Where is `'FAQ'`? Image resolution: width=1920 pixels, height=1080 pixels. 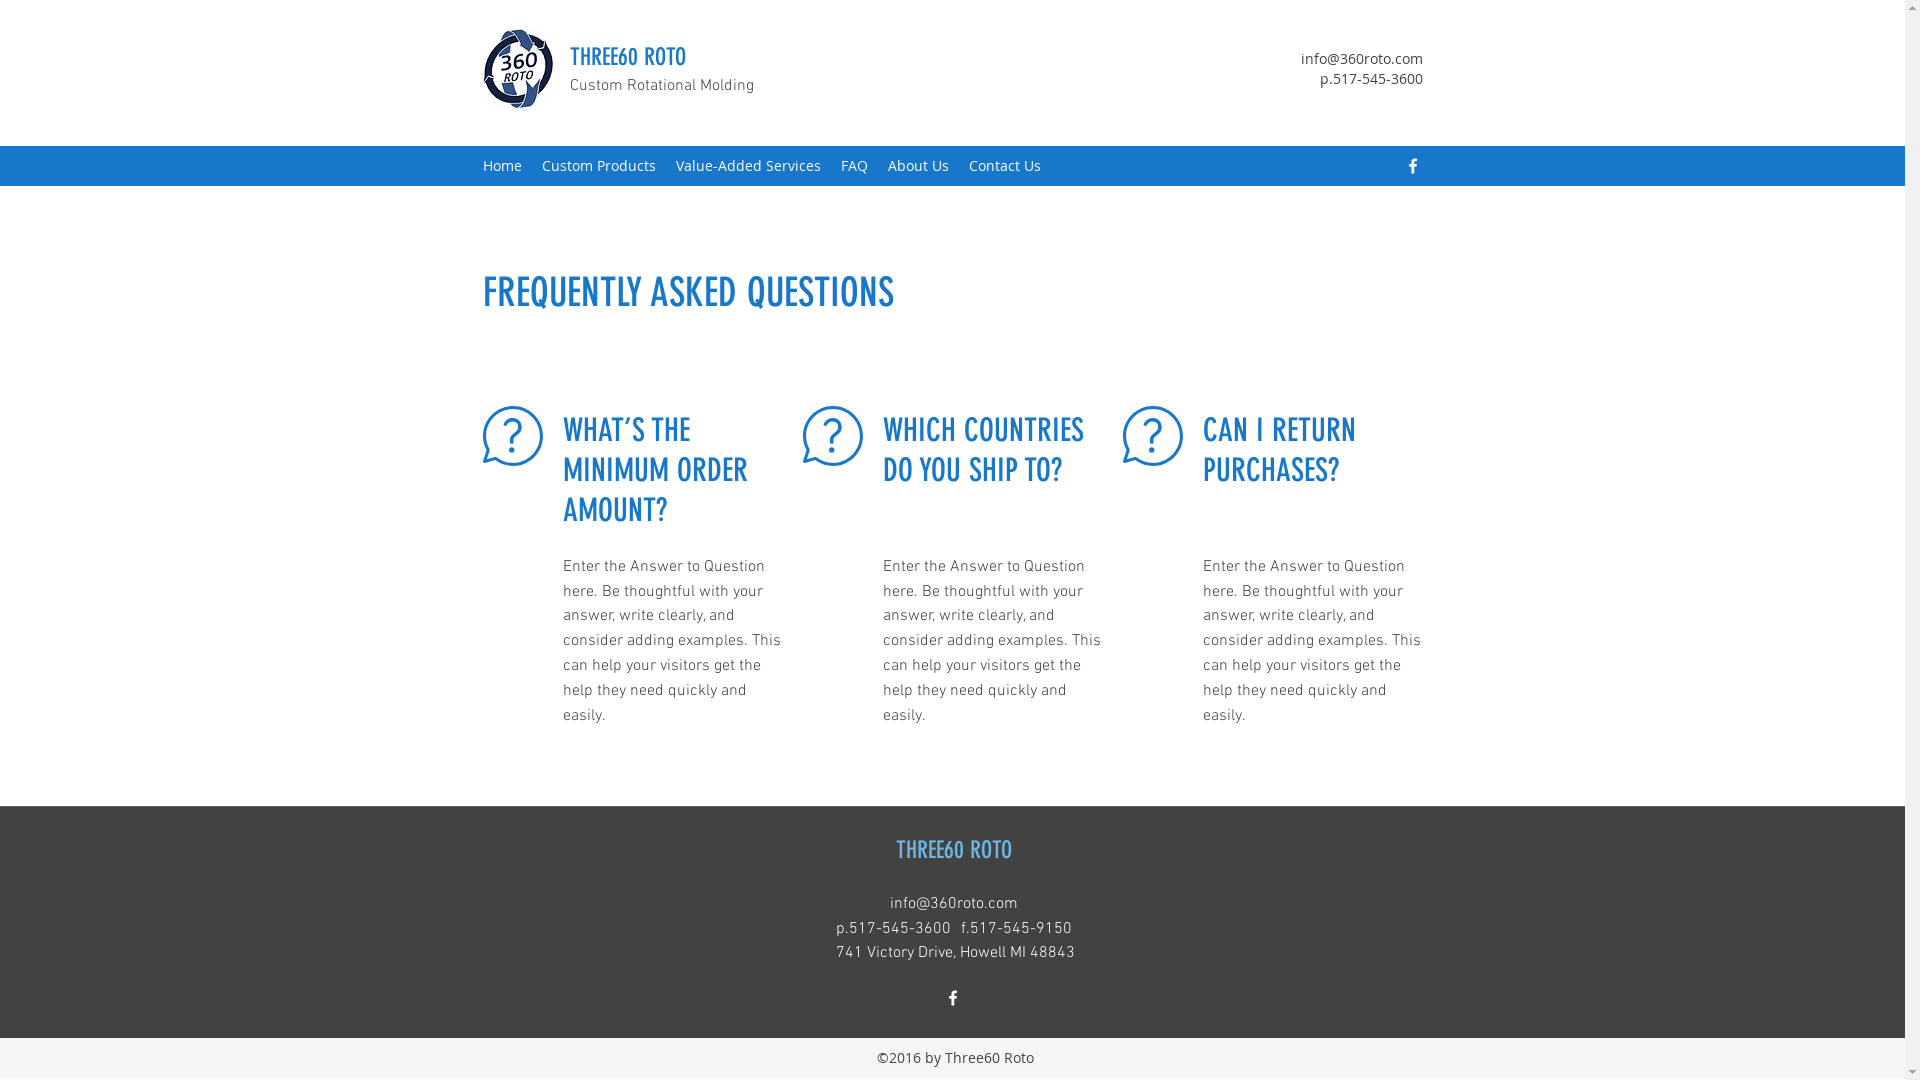
'FAQ' is located at coordinates (853, 164).